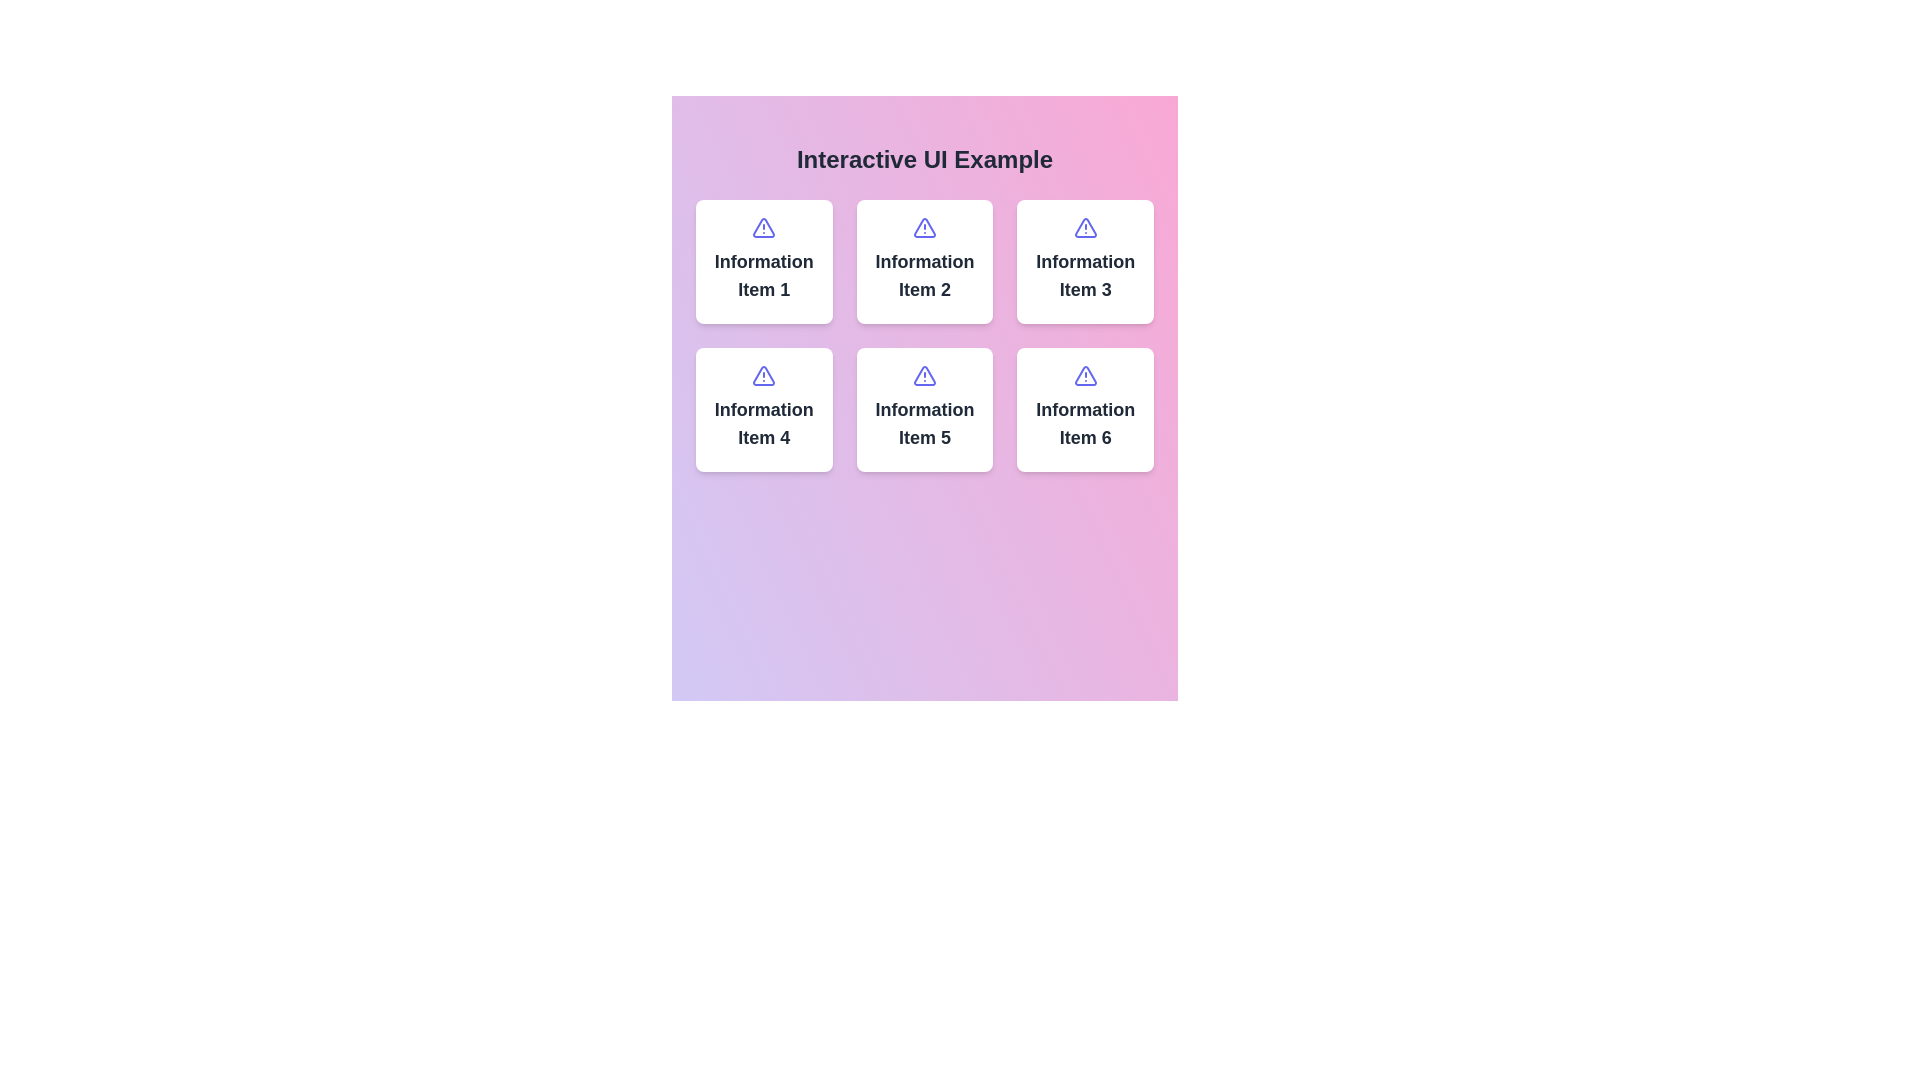 The image size is (1920, 1080). What do you see at coordinates (763, 226) in the screenshot?
I see `the purple triangular warning icon located at the top center of the card labeled 'Information Item 1'` at bounding box center [763, 226].